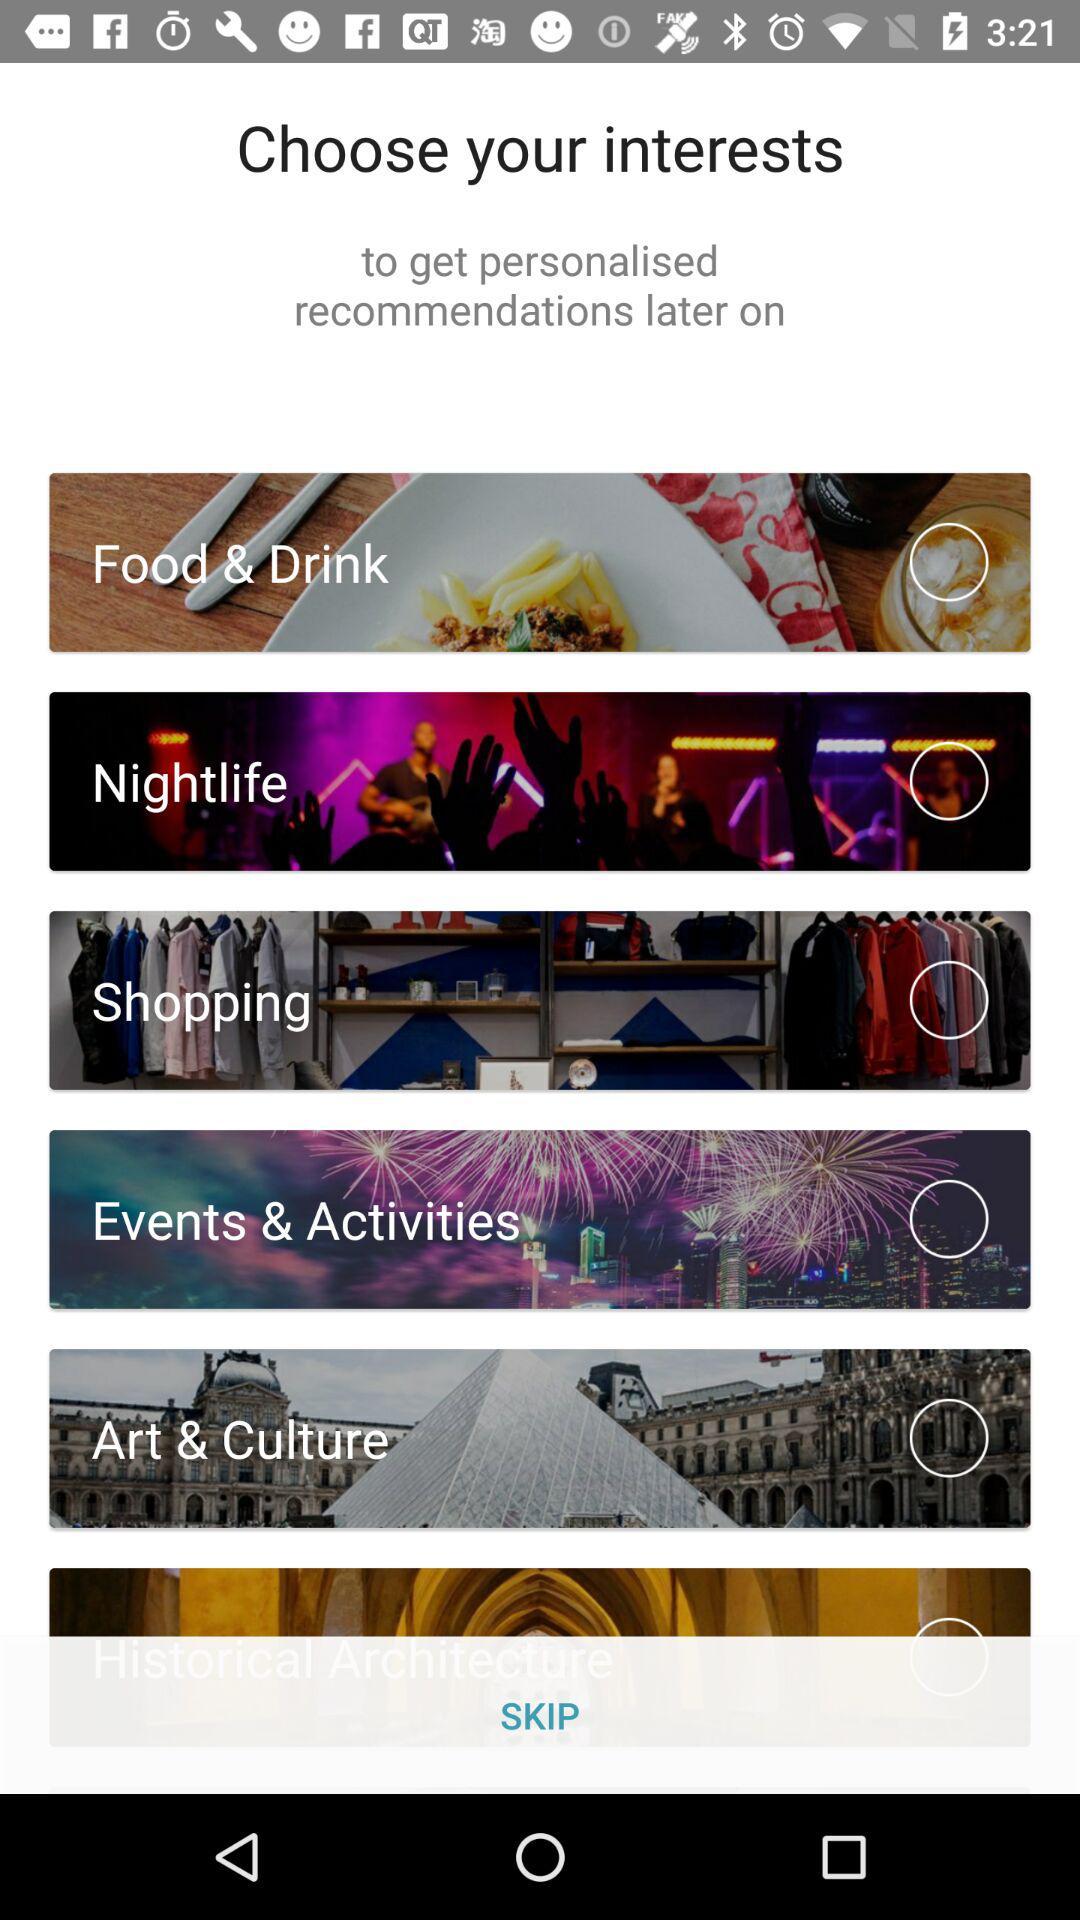 This screenshot has width=1080, height=1920. I want to click on the button which is below the event  activities, so click(540, 1438).